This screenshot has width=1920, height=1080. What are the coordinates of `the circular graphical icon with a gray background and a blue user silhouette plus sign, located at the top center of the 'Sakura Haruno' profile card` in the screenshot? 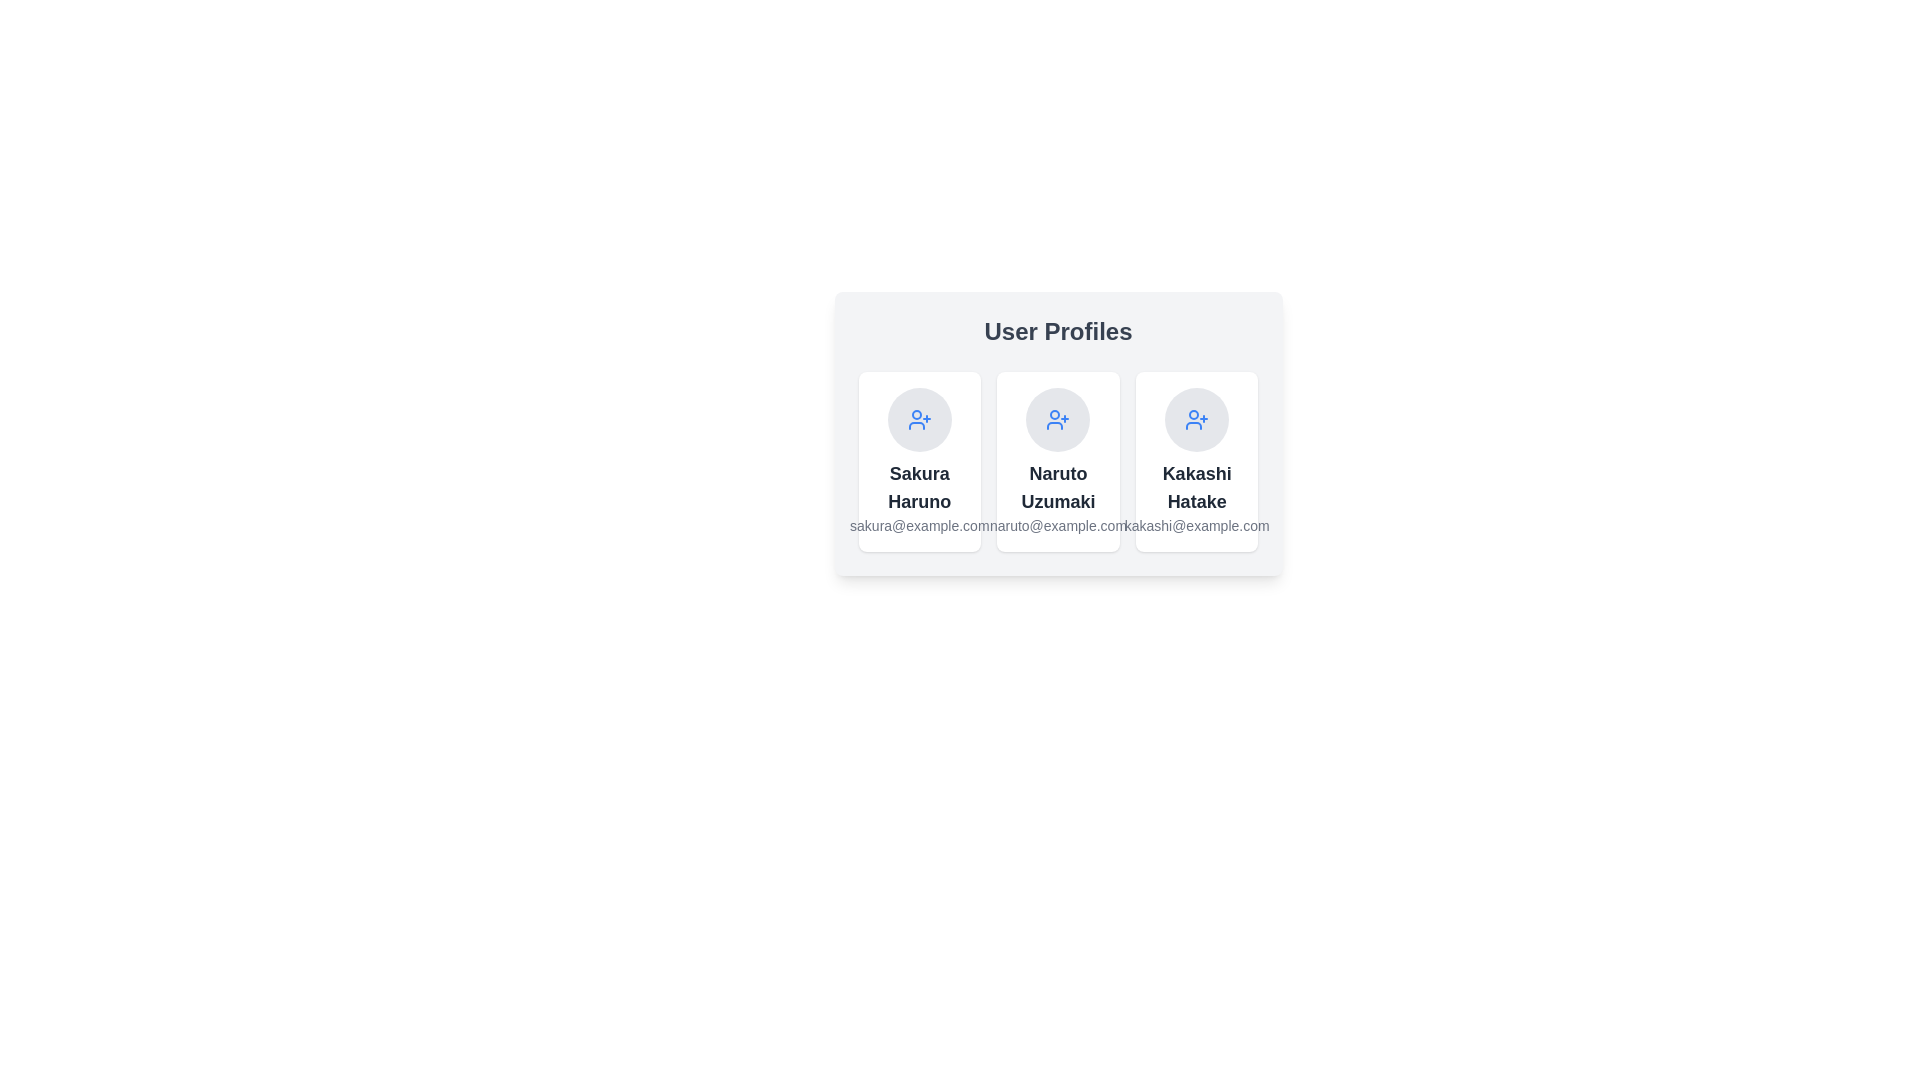 It's located at (918, 419).